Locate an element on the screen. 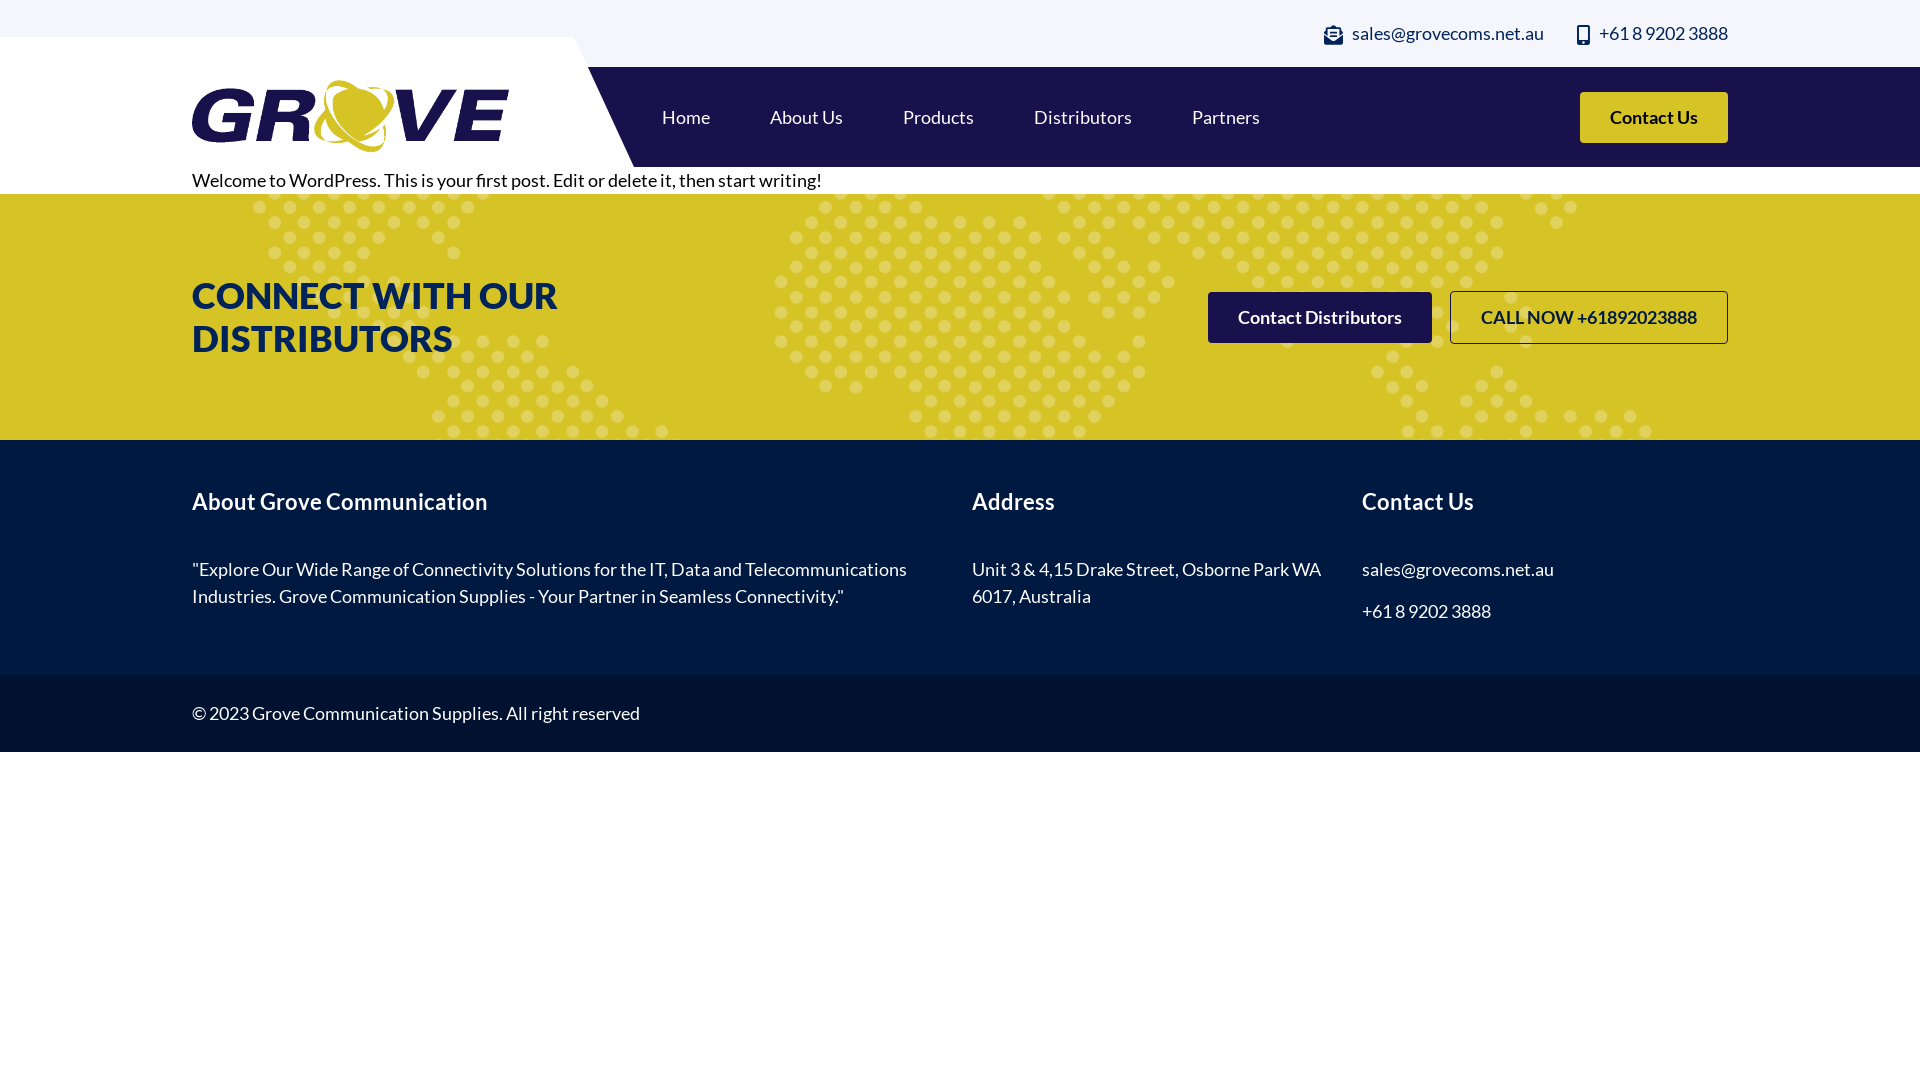 The height and width of the screenshot is (1080, 1920). 'sales@grovecoms.net.au' is located at coordinates (1324, 33).